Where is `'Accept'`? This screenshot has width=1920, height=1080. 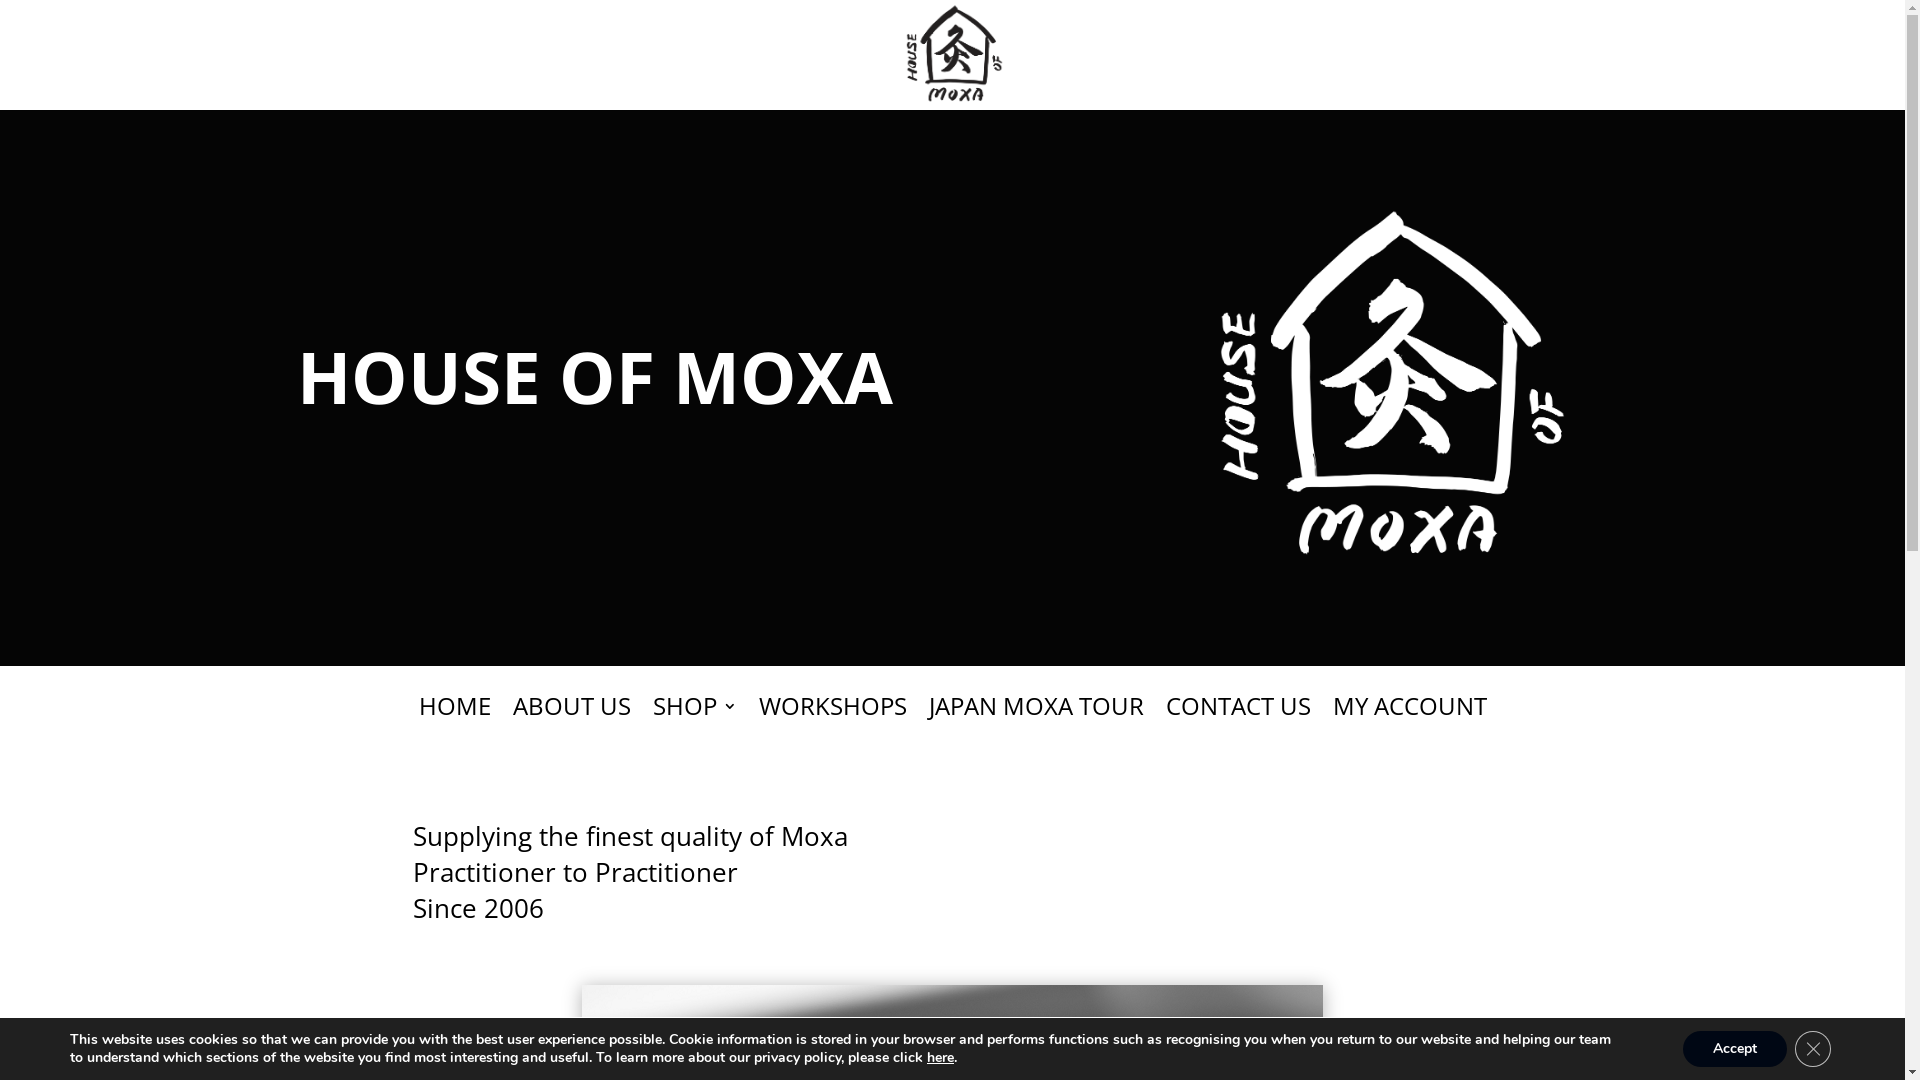 'Accept' is located at coordinates (1733, 1048).